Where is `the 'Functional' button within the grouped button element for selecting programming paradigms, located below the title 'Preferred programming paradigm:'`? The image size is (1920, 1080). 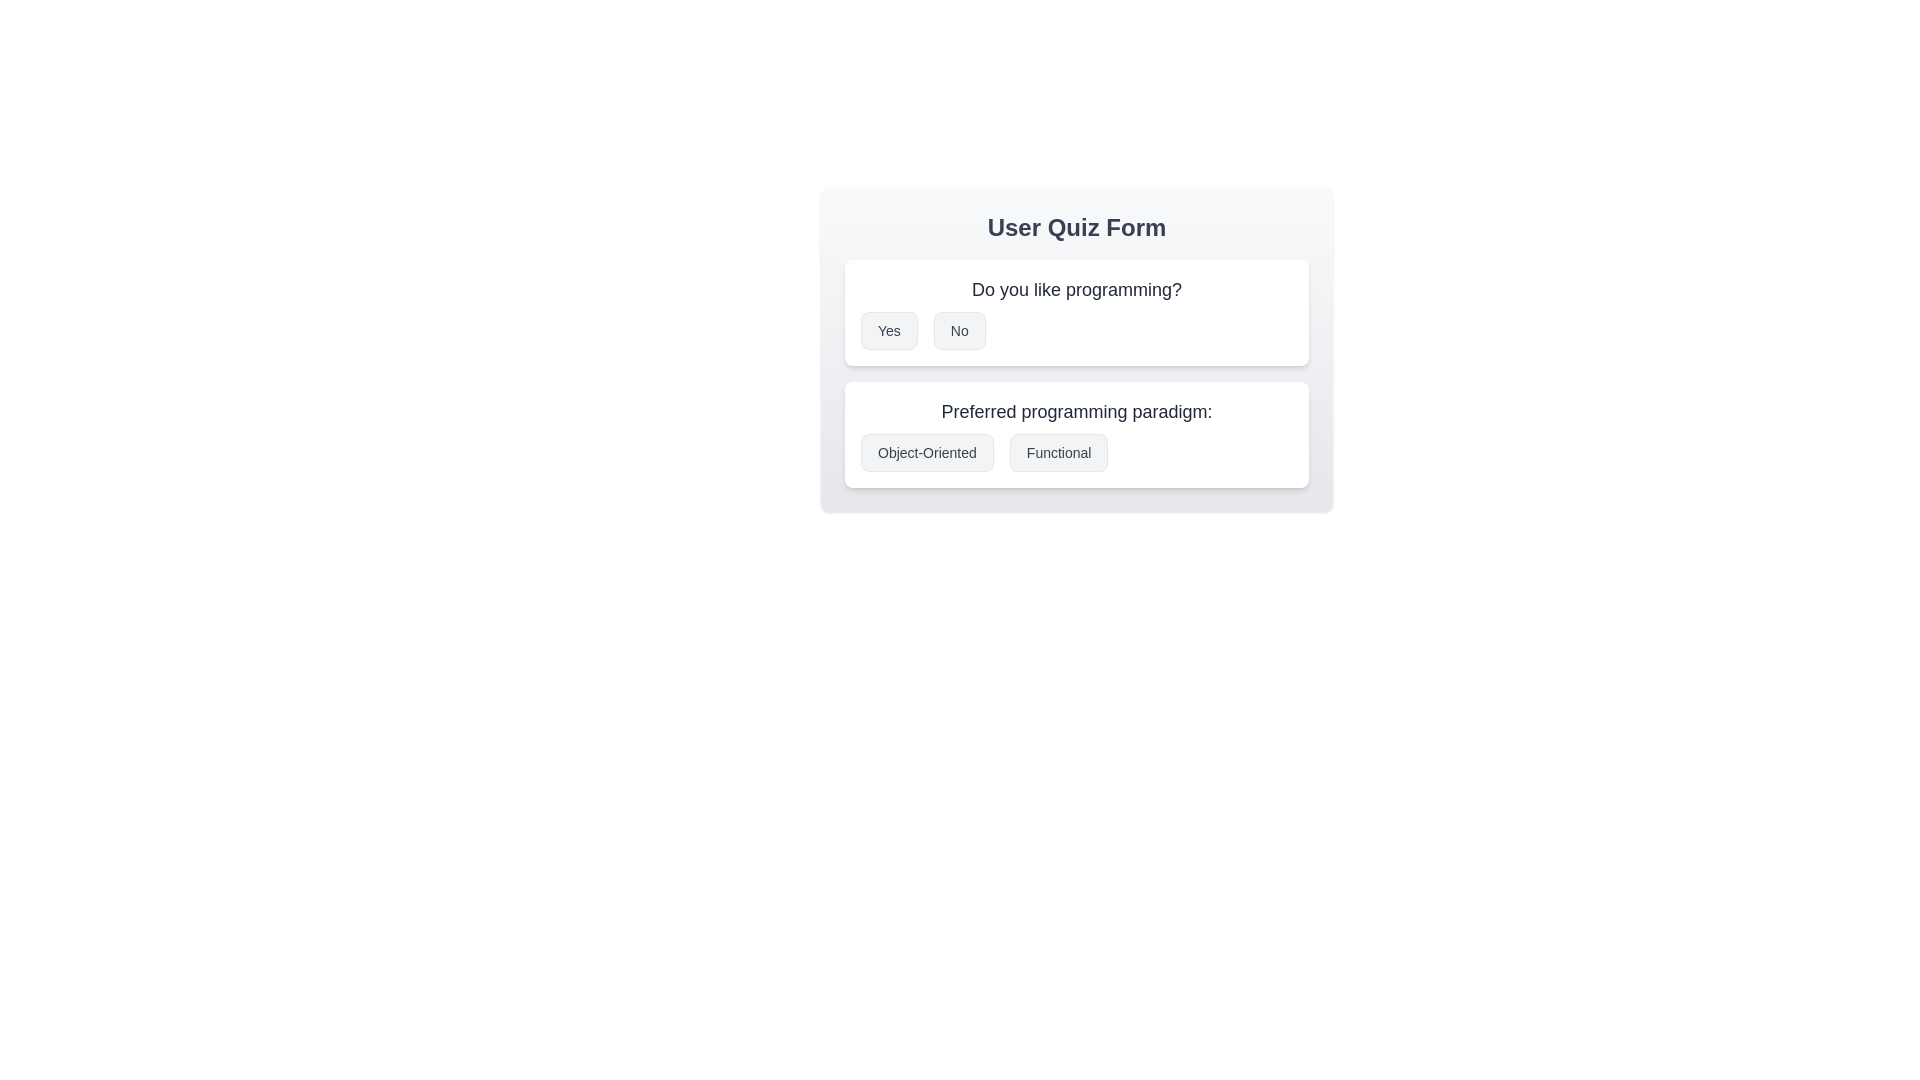 the 'Functional' button within the grouped button element for selecting programming paradigms, located below the title 'Preferred programming paradigm:' is located at coordinates (1075, 452).